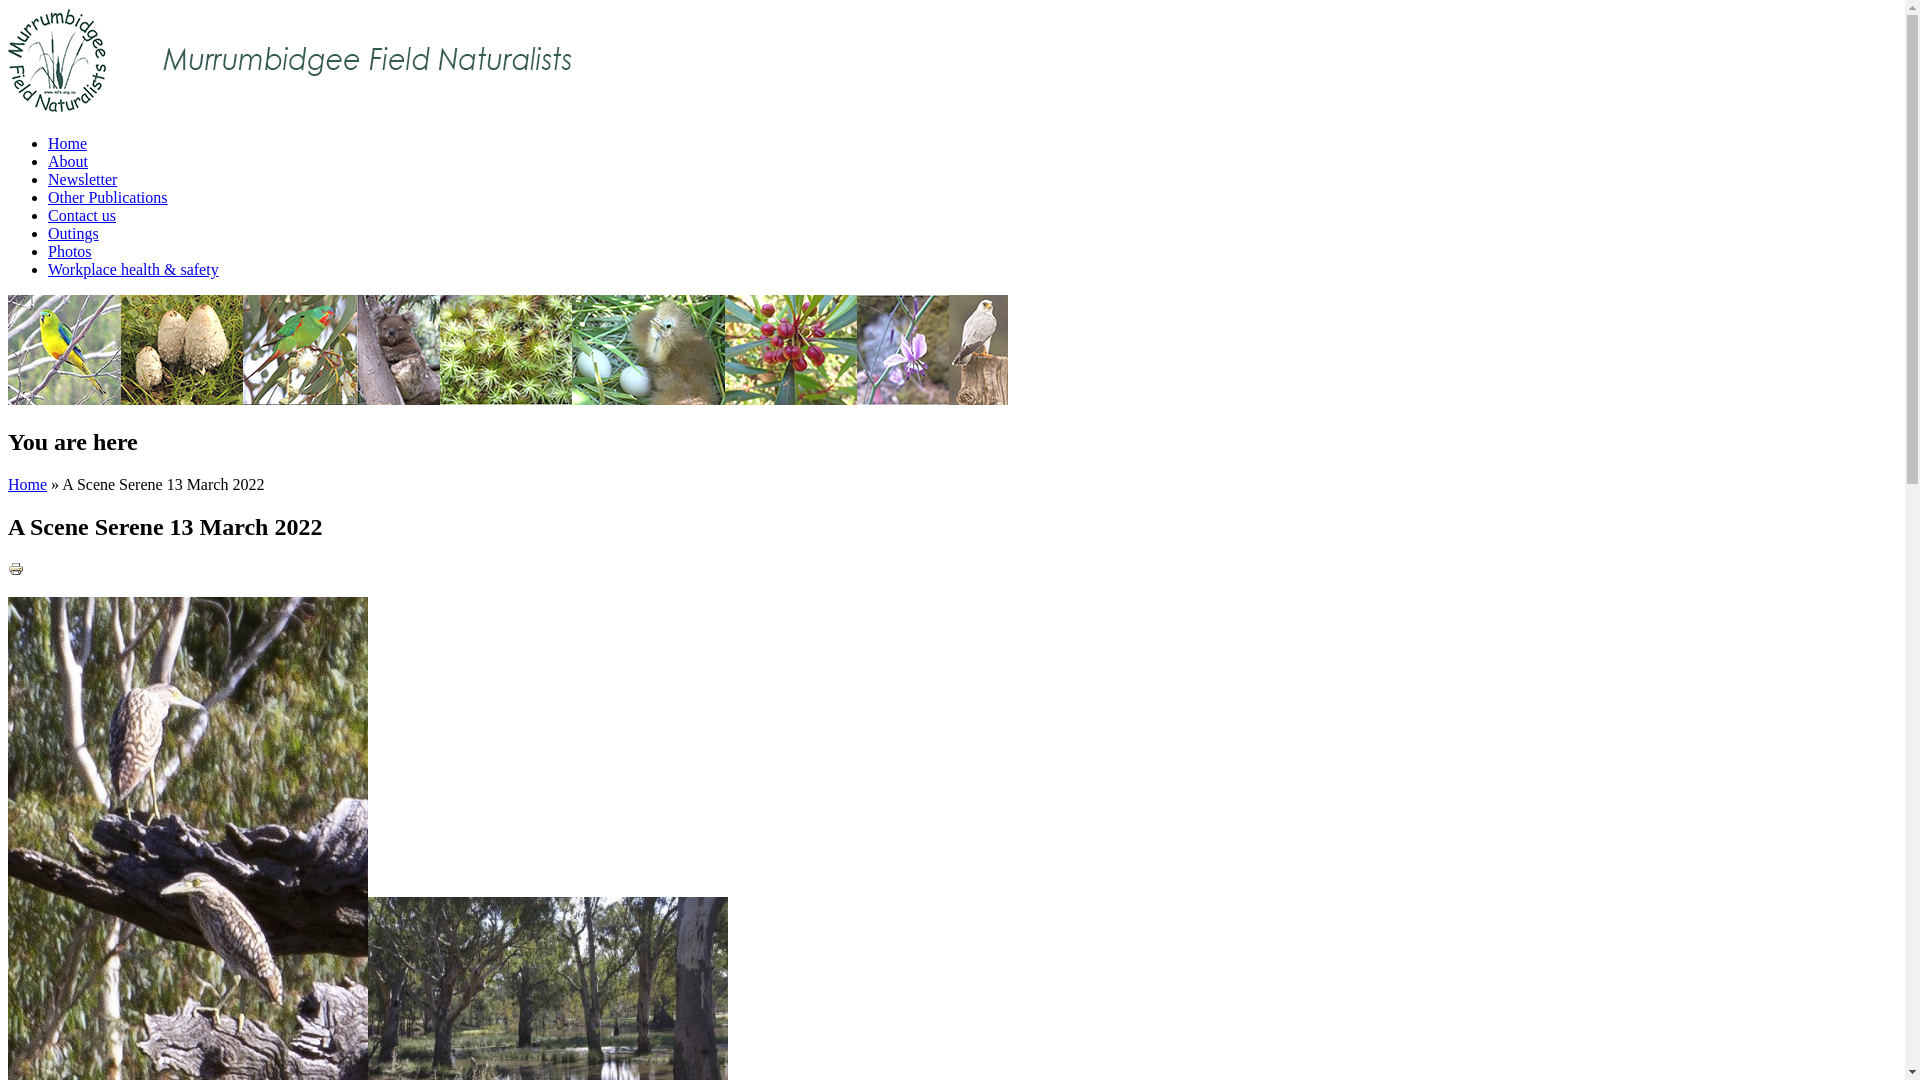  I want to click on 'Outings', so click(73, 232).